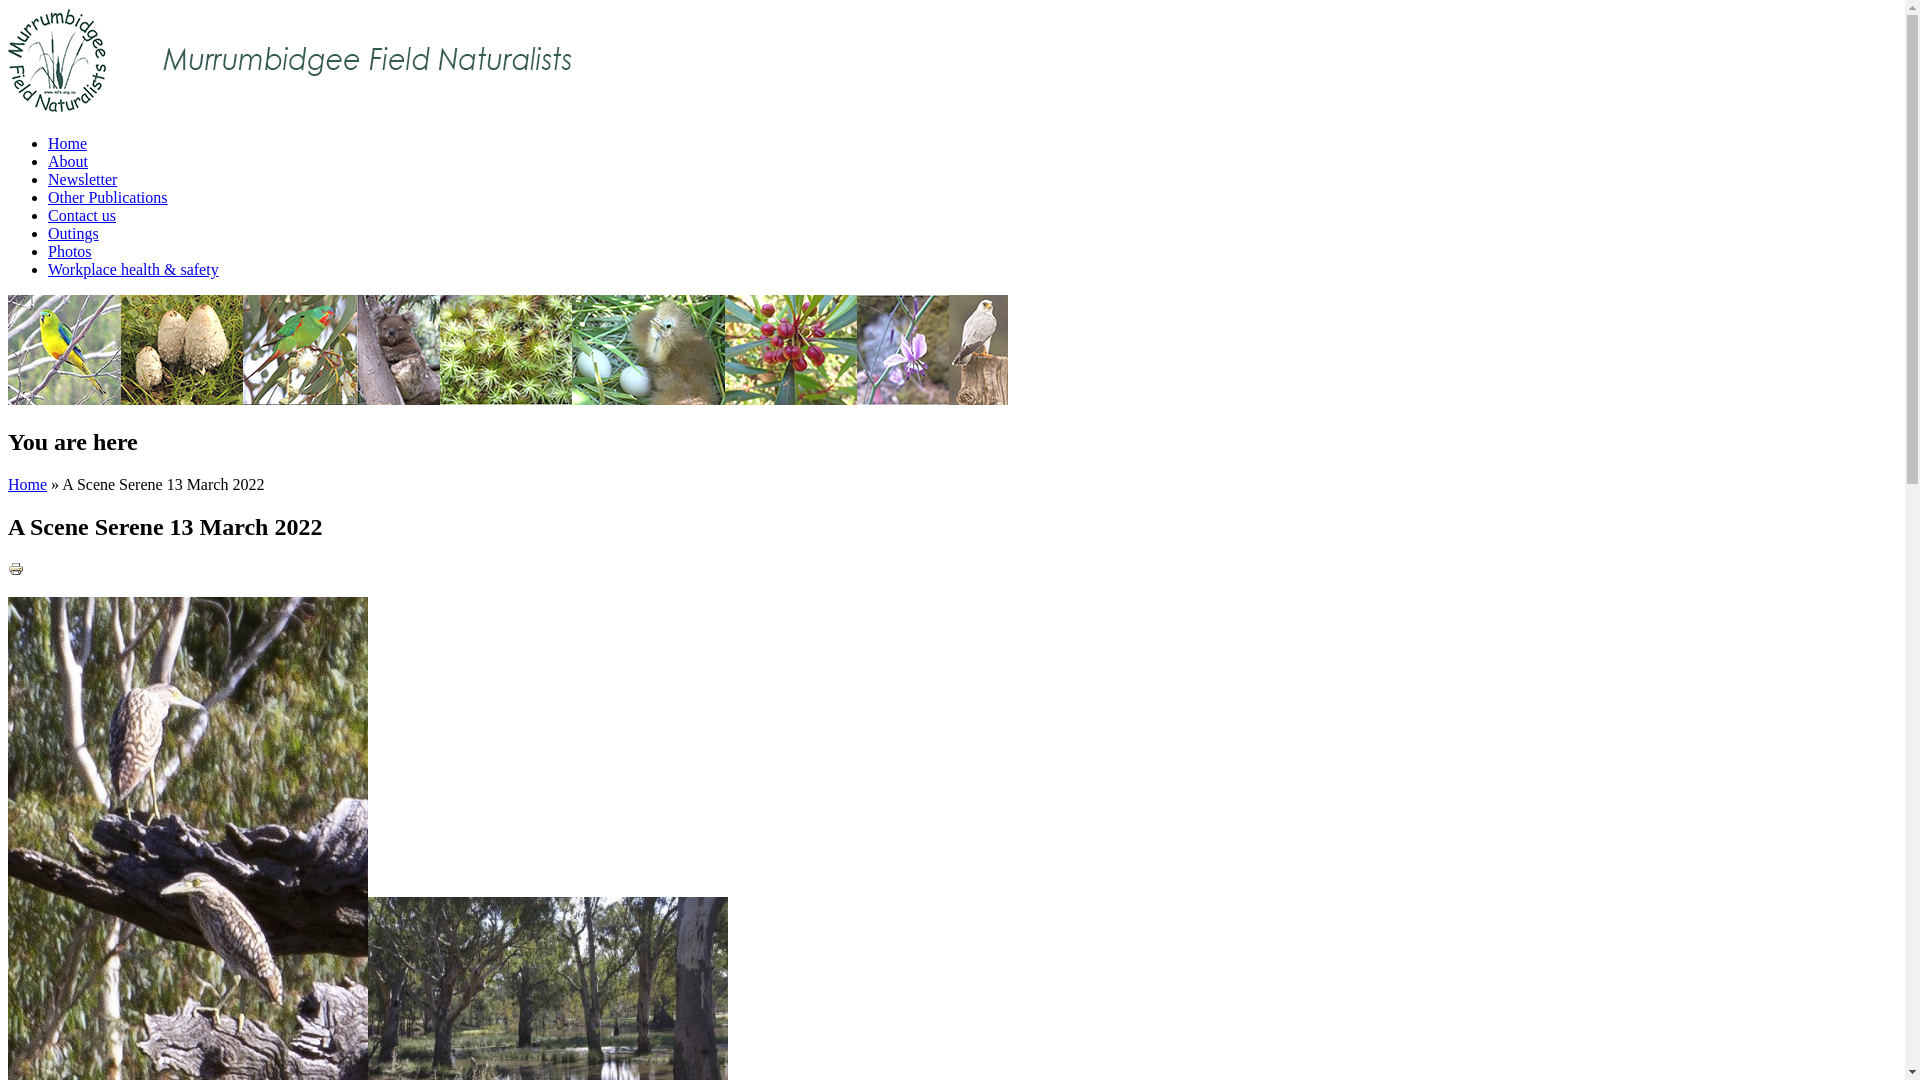  I want to click on 'Outings', so click(73, 232).